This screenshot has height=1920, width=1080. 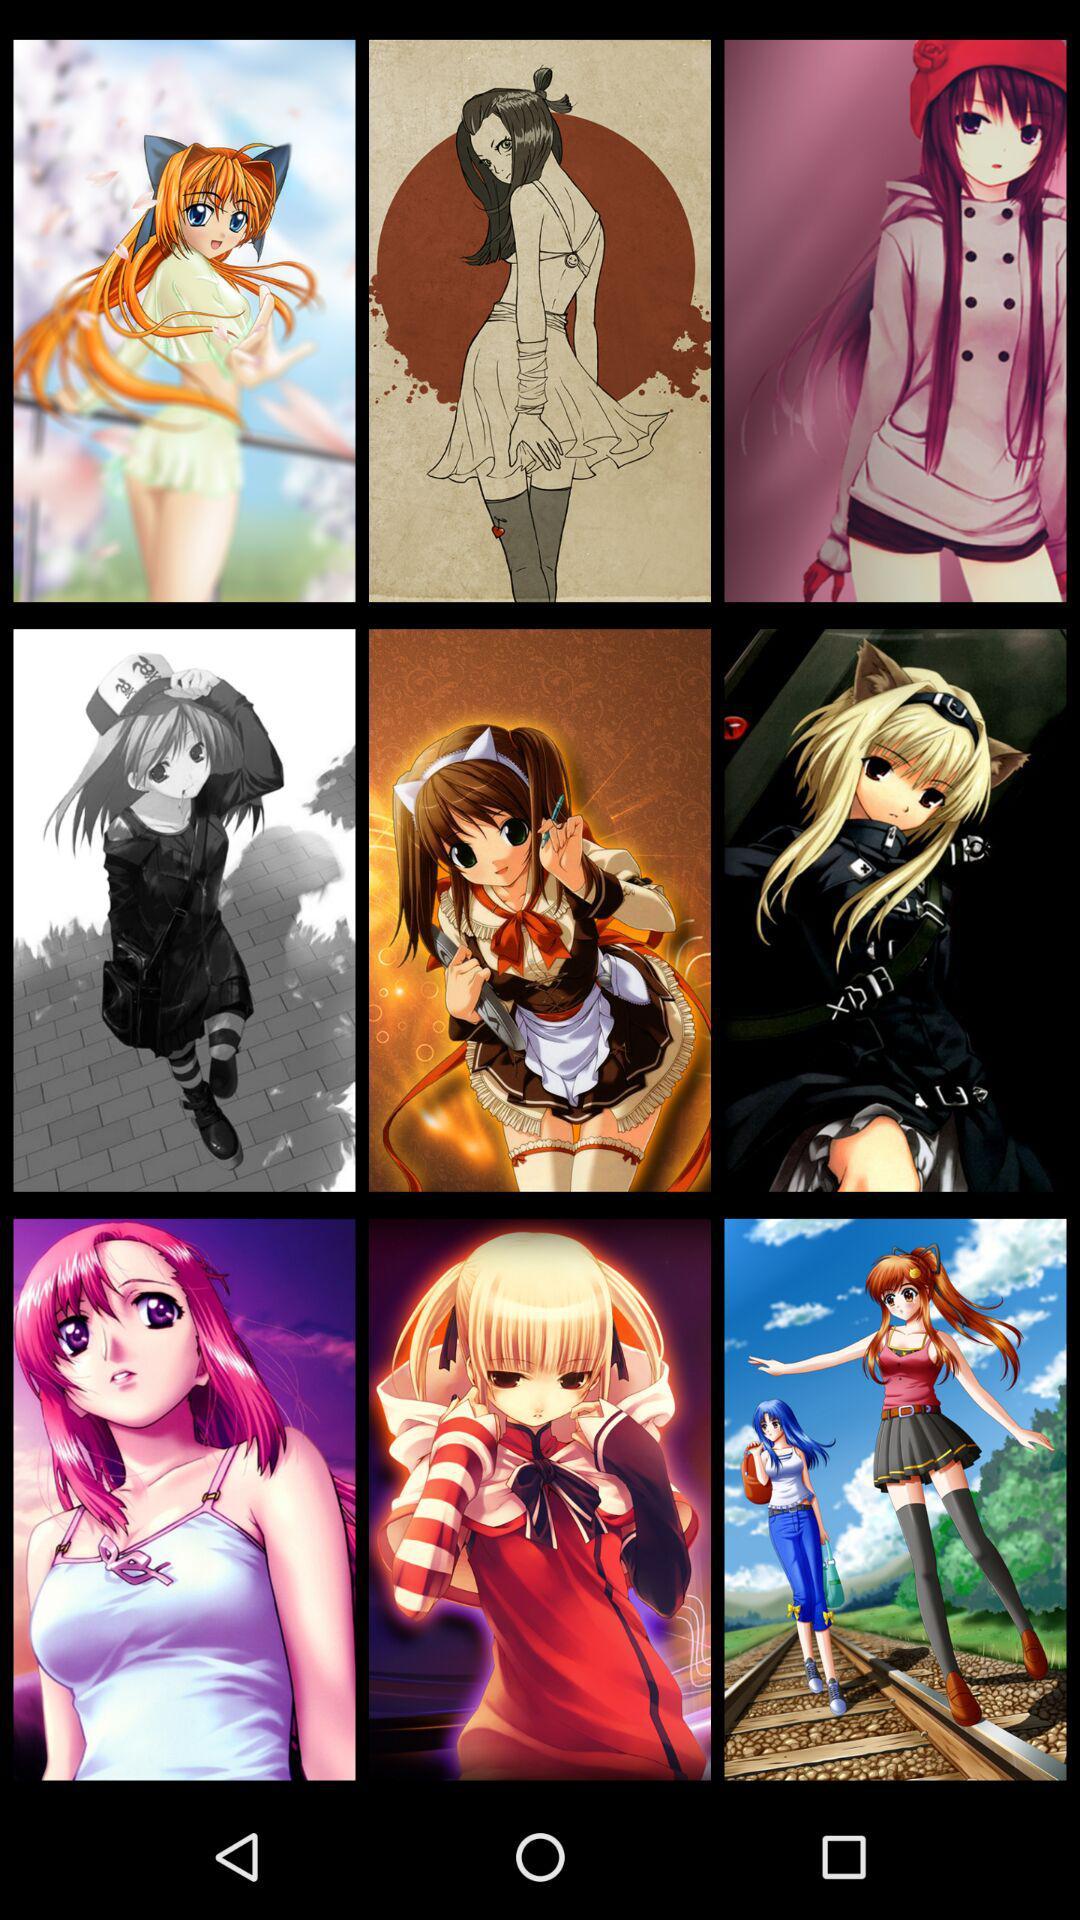 What do you see at coordinates (184, 321) in the screenshot?
I see `zoom in on this picture` at bounding box center [184, 321].